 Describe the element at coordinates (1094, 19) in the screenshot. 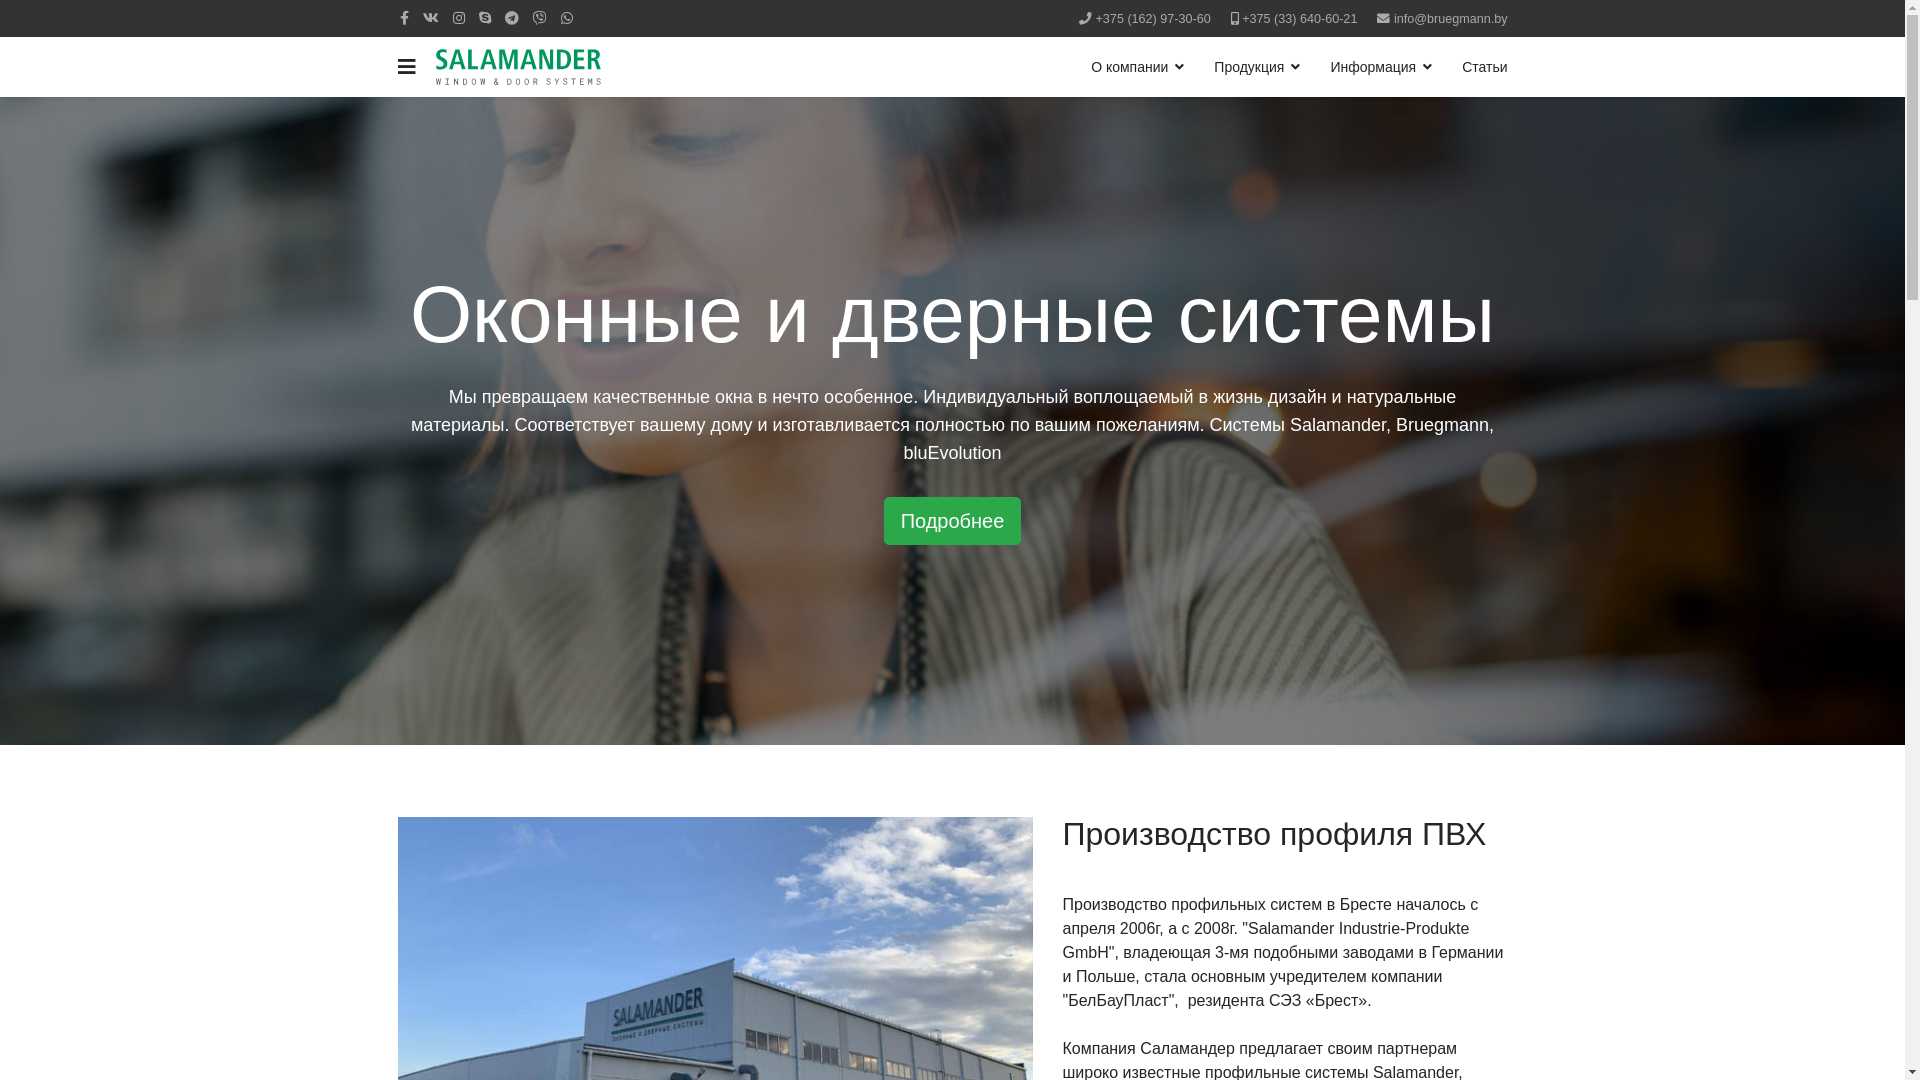

I see `'+375 (162) 97-30-60'` at that location.